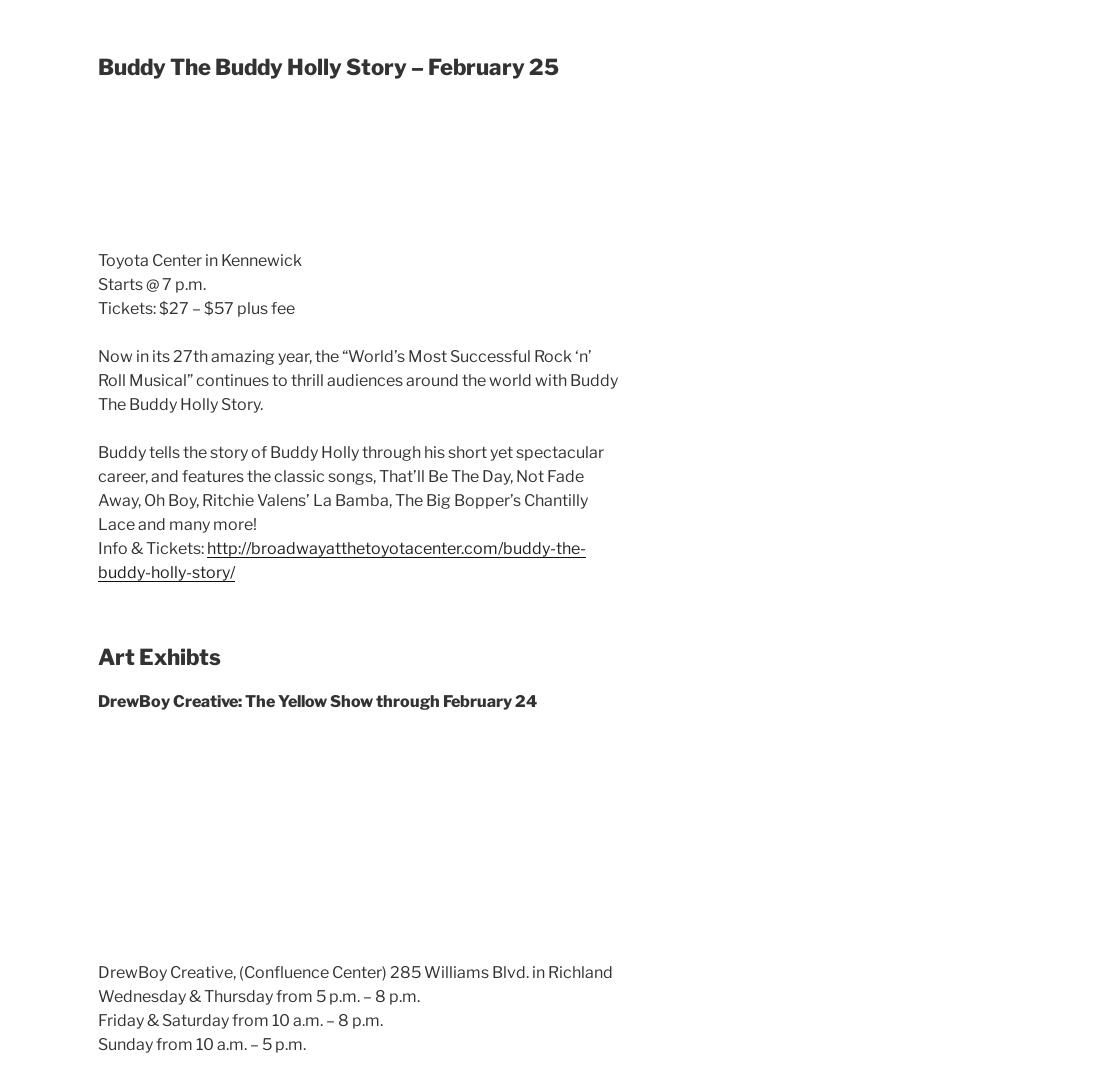 This screenshot has width=1100, height=1072. I want to click on 'Art Exhibts', so click(98, 657).